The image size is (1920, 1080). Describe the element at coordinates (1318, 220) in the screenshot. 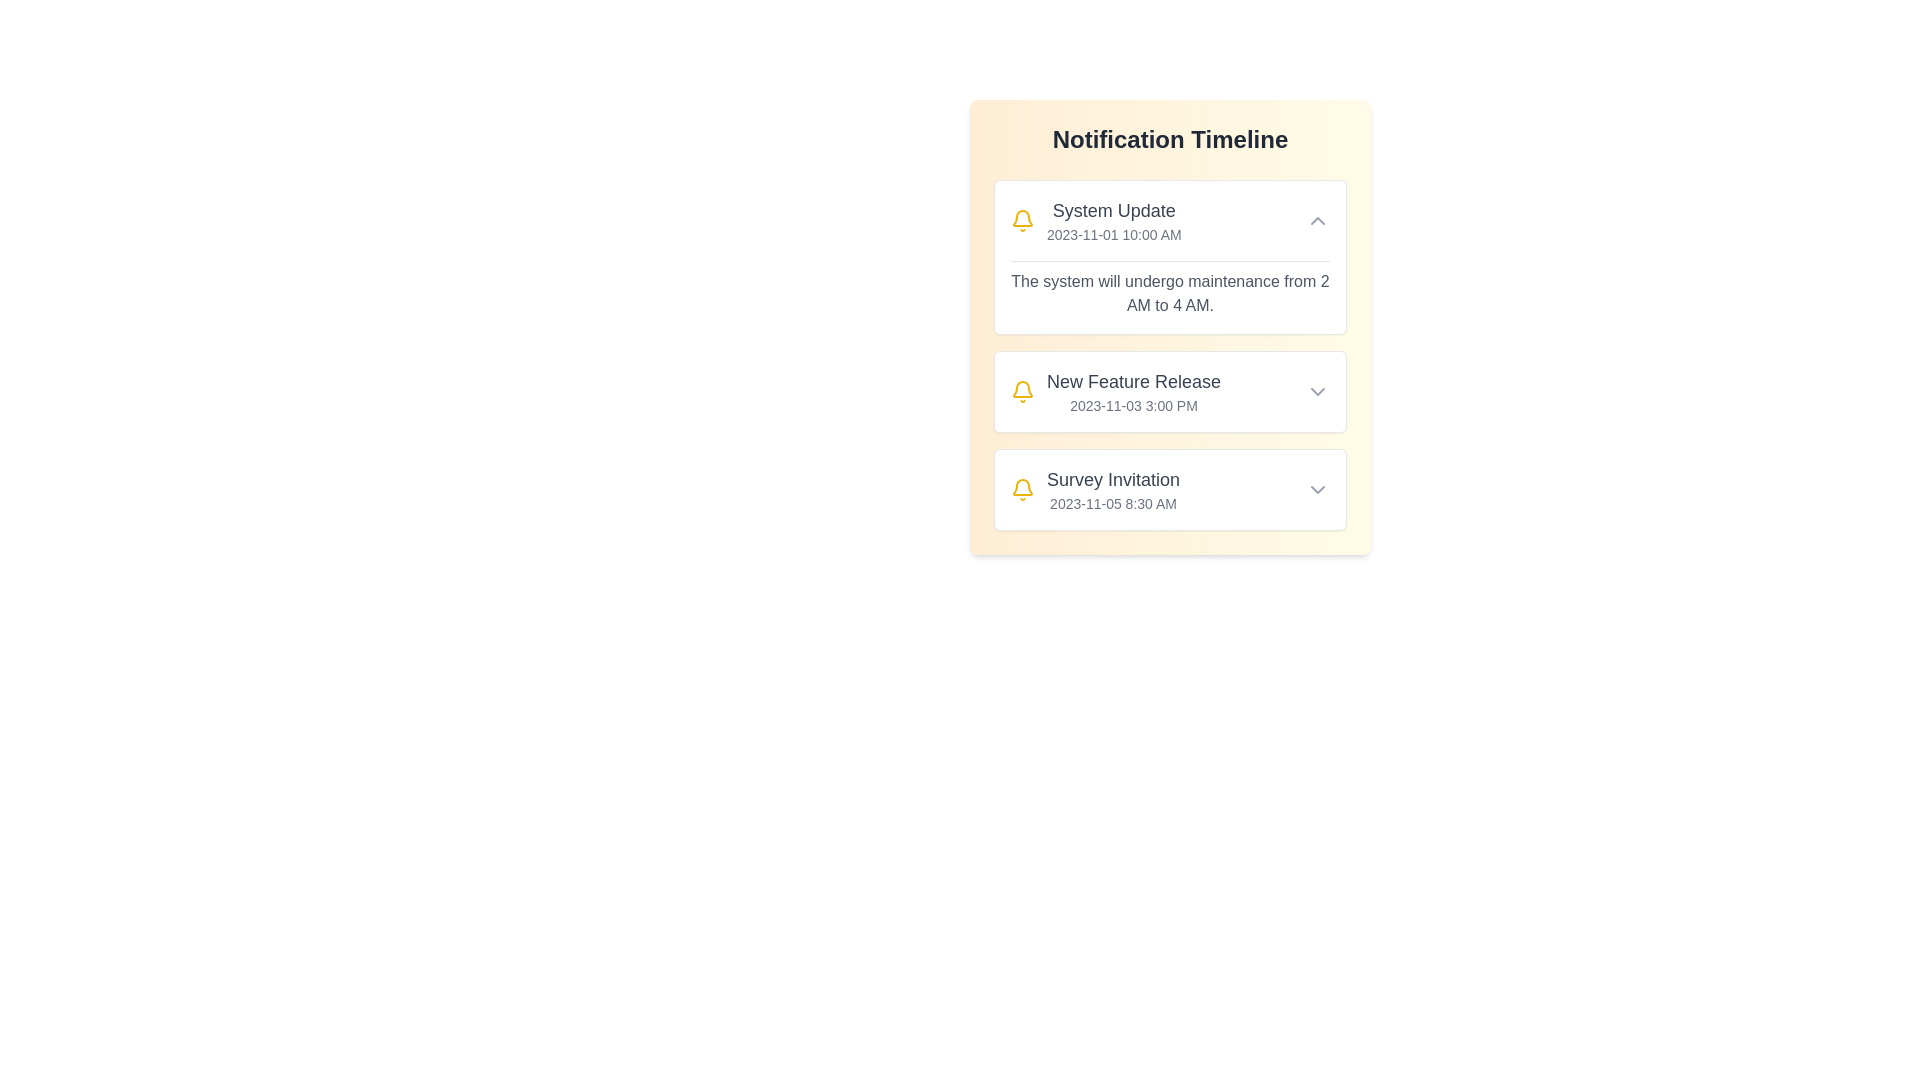

I see `the Chevron Up icon located at the top-right corner of the 'System Update' notification card for potential feedback` at that location.